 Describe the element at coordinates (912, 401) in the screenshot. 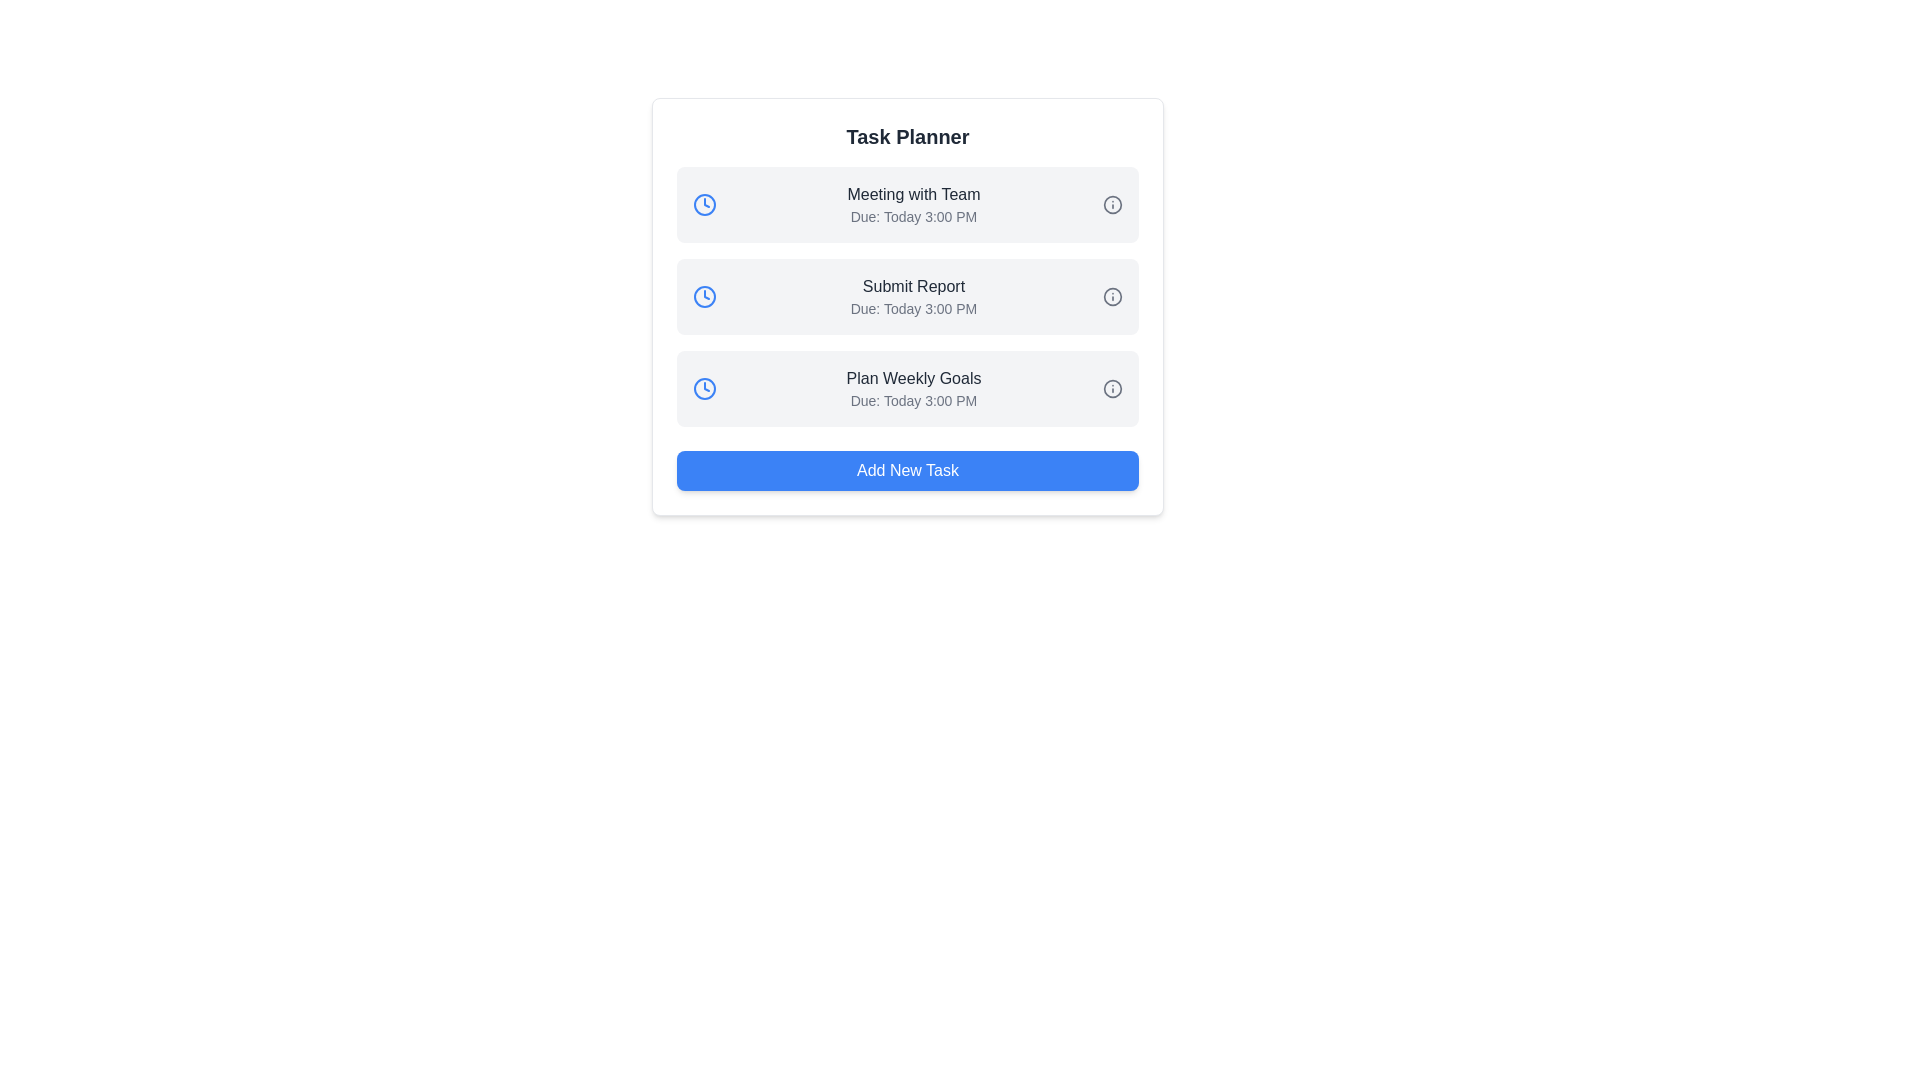

I see `the label displaying the due date and time for the task titled 'Plan Weekly Goals', located within the 'Task Planner' section` at that location.